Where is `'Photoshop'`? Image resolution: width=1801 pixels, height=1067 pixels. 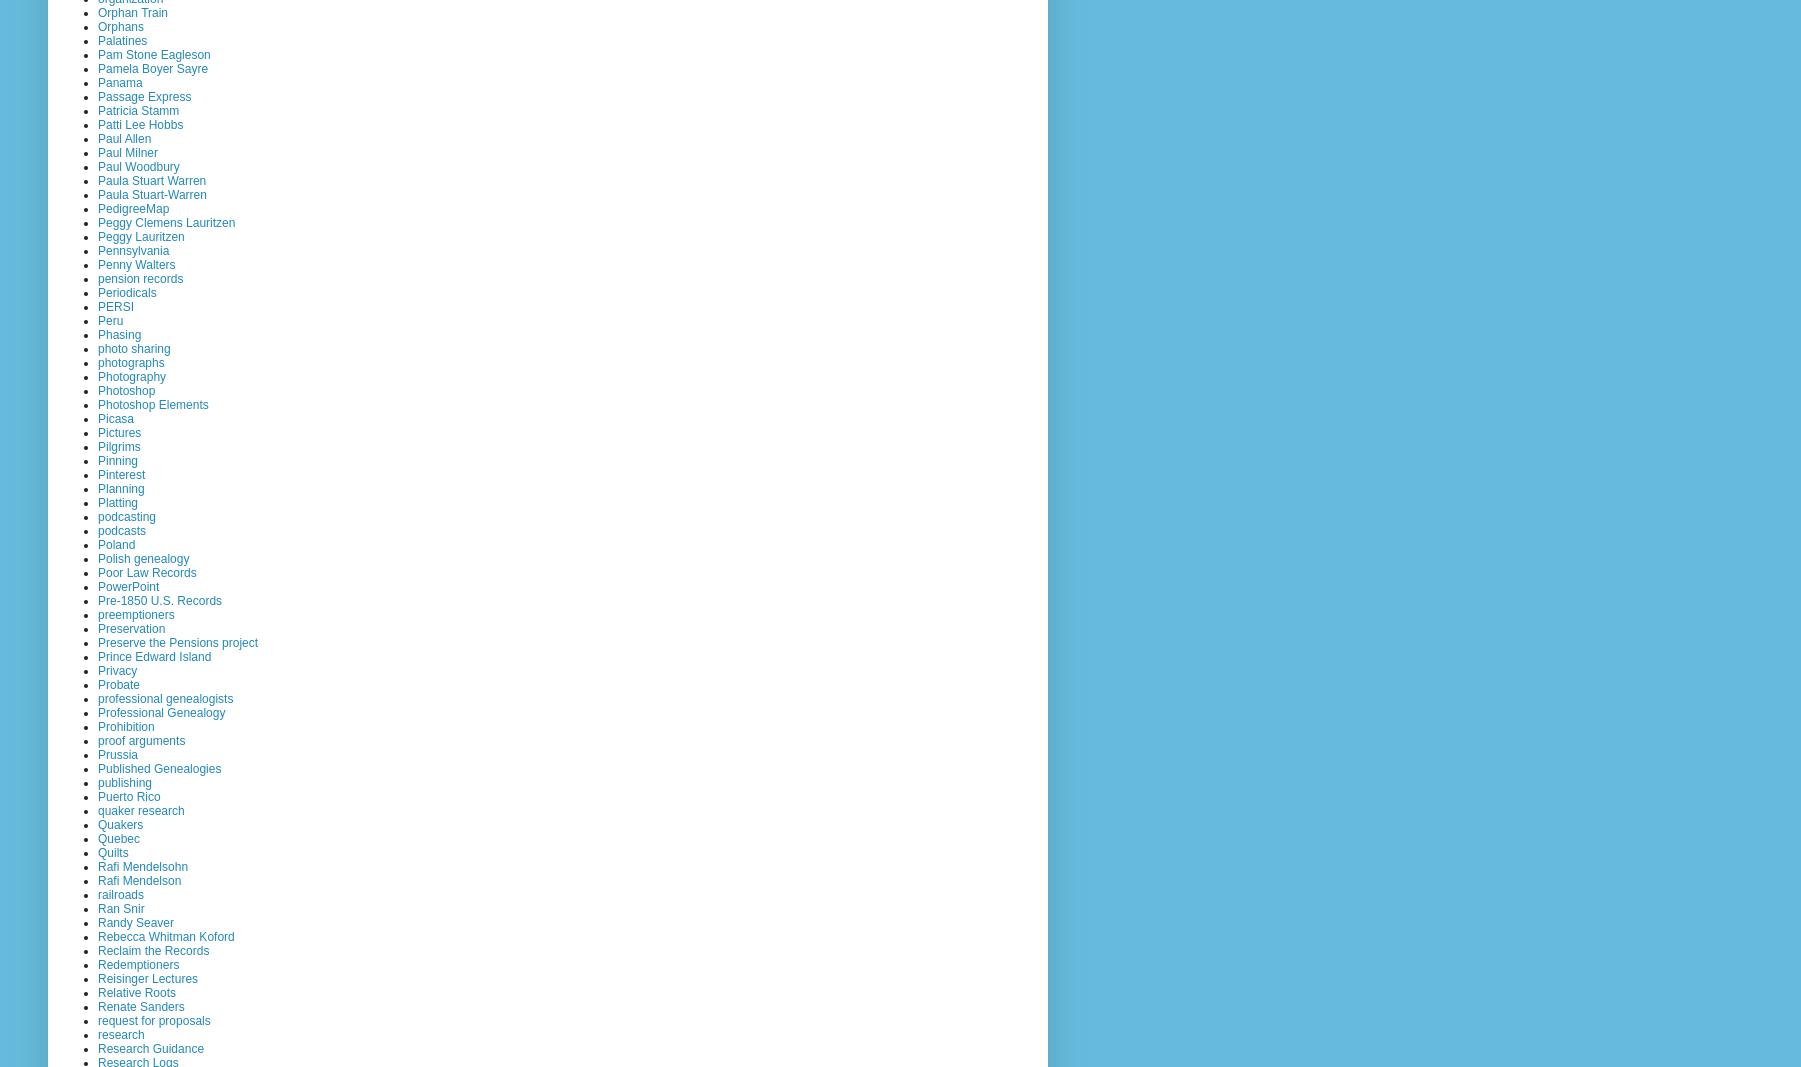
'Photoshop' is located at coordinates (126, 388).